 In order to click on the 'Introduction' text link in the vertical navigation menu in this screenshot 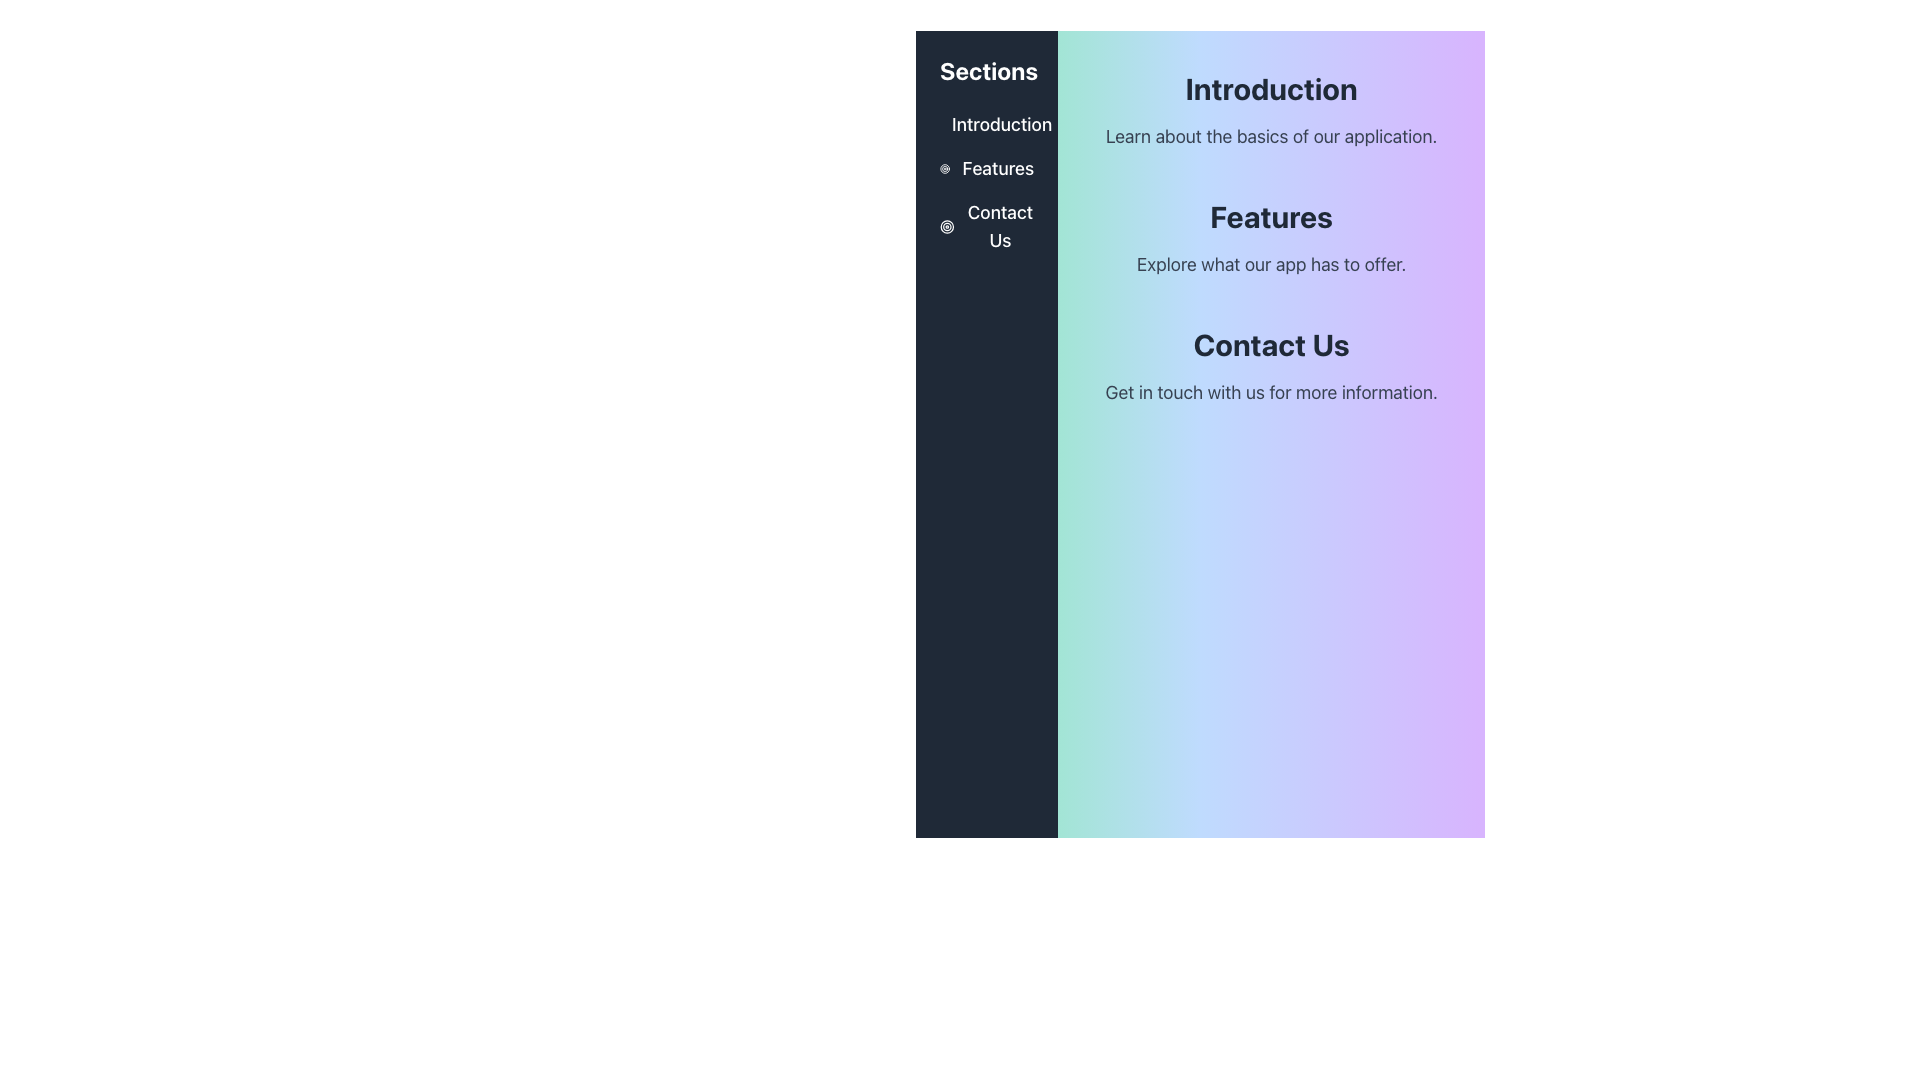, I will do `click(987, 124)`.